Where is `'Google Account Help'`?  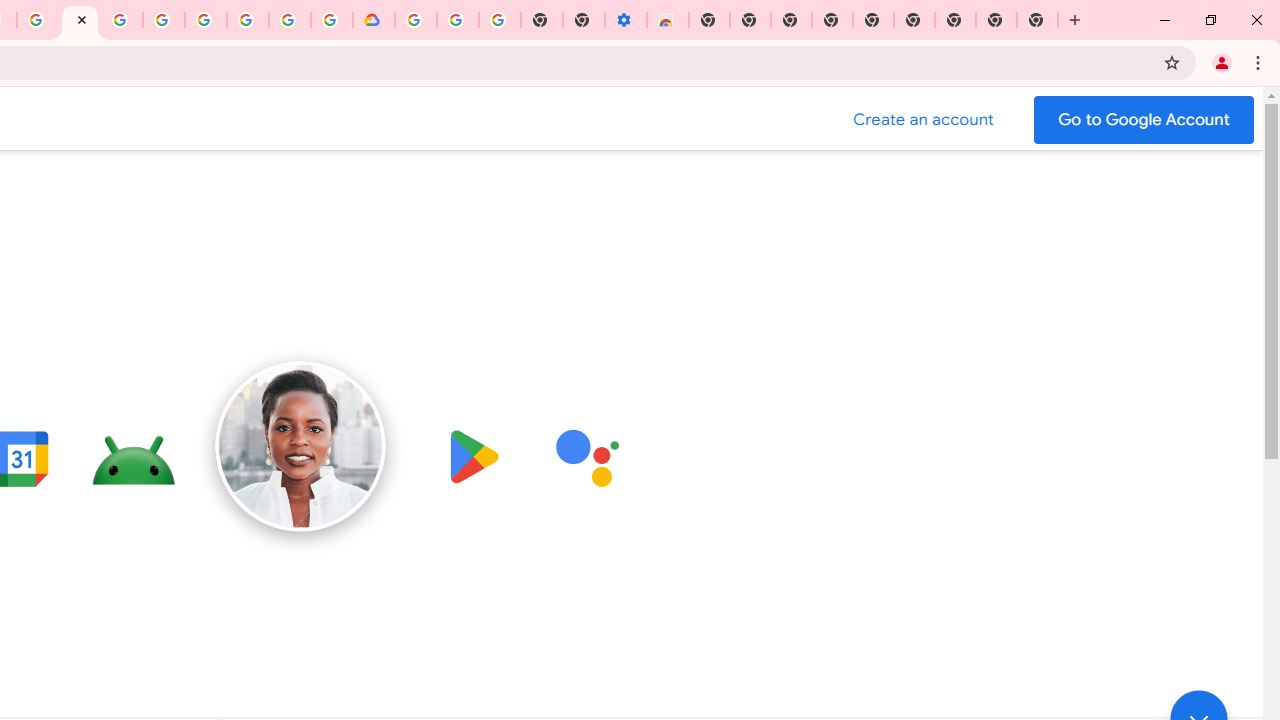 'Google Account Help' is located at coordinates (456, 20).